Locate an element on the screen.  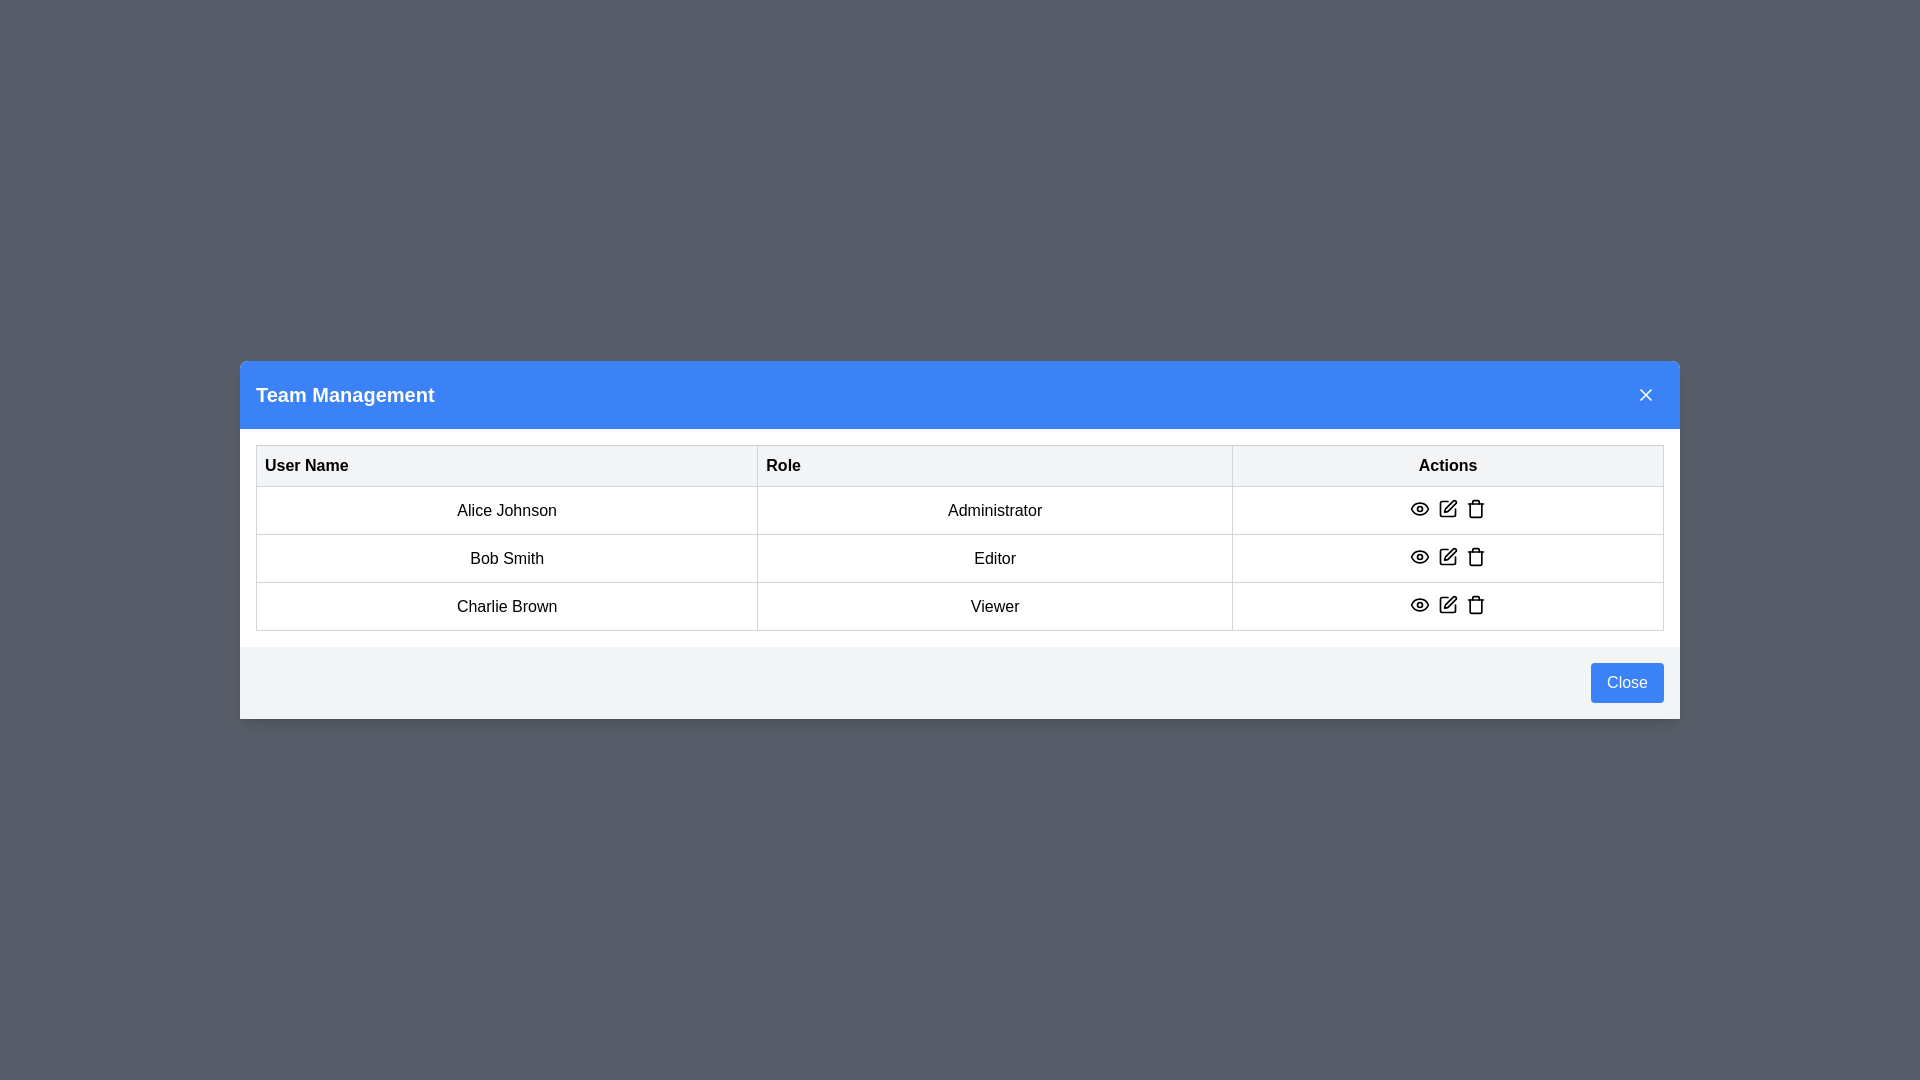
the trash bin icon button in the Actions column of the row for Bob Smith is located at coordinates (1476, 556).